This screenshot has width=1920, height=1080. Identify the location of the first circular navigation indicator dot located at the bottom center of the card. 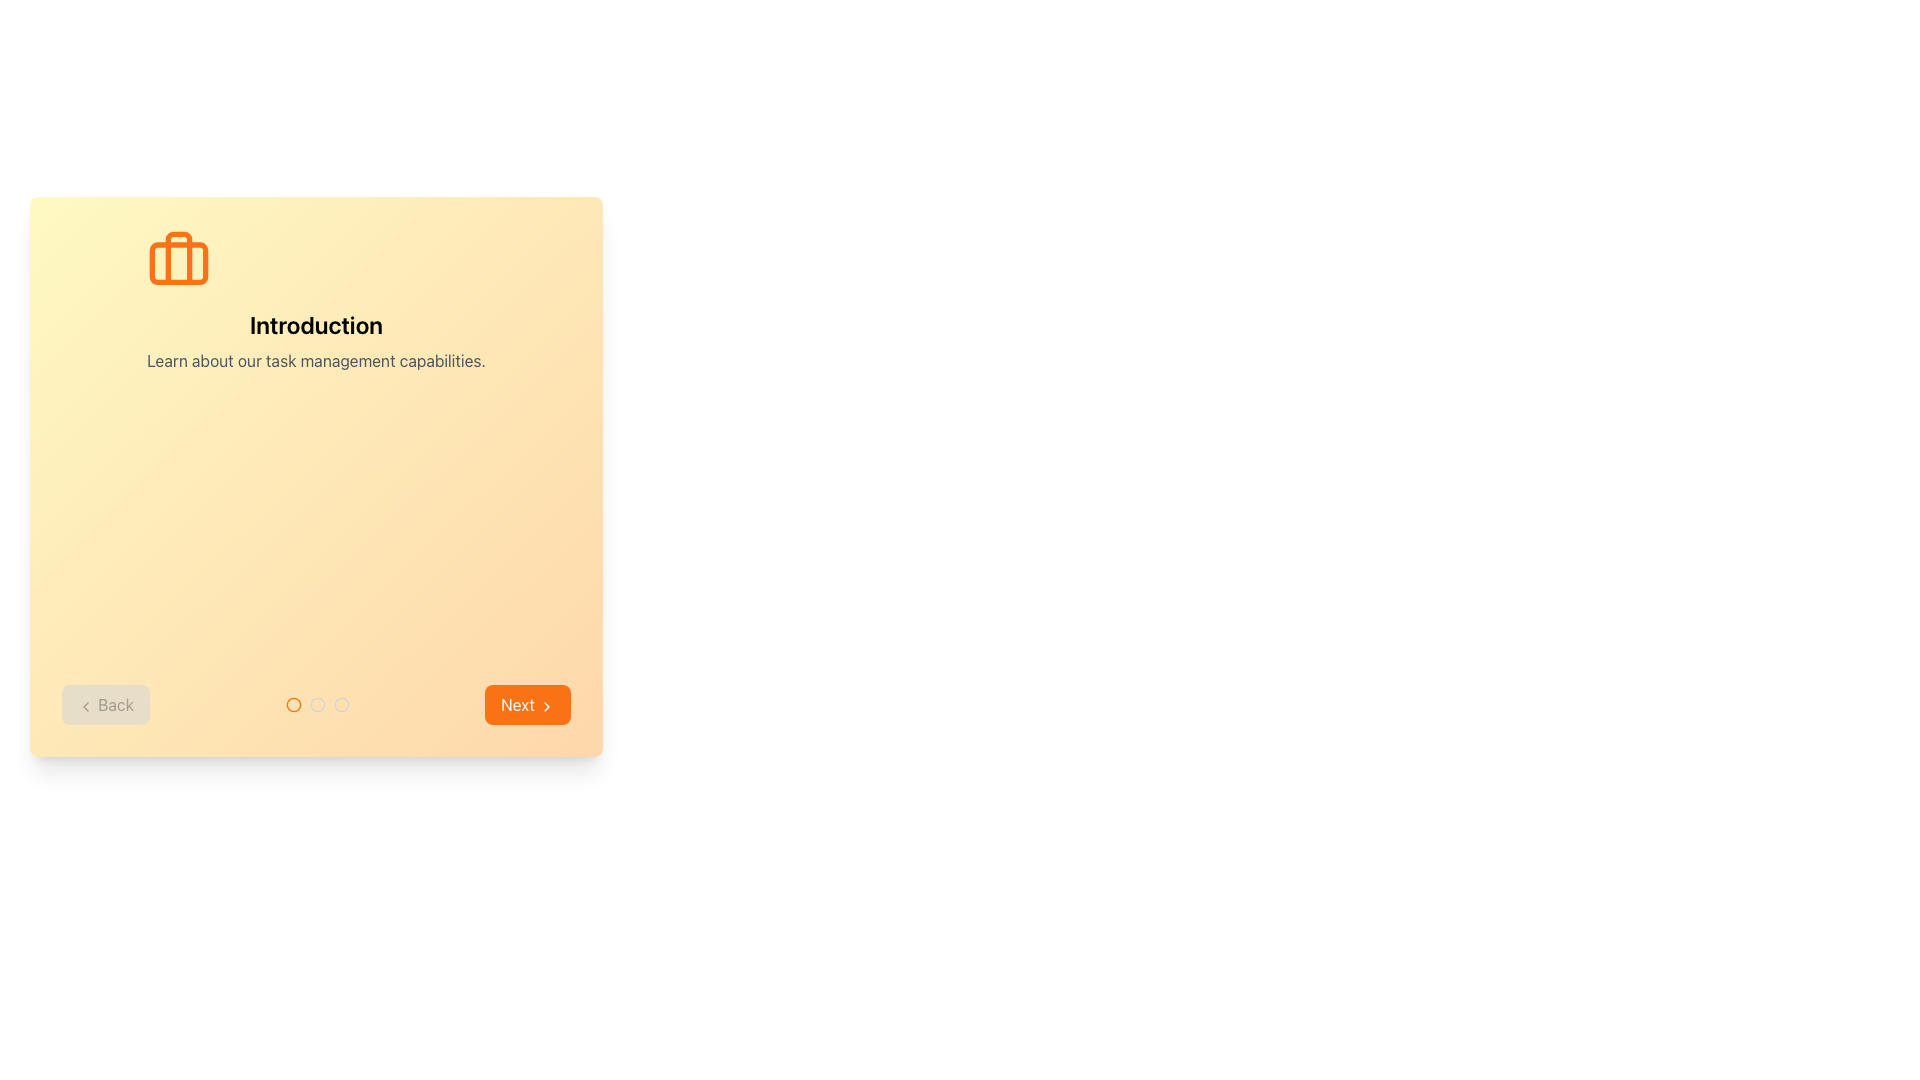
(292, 704).